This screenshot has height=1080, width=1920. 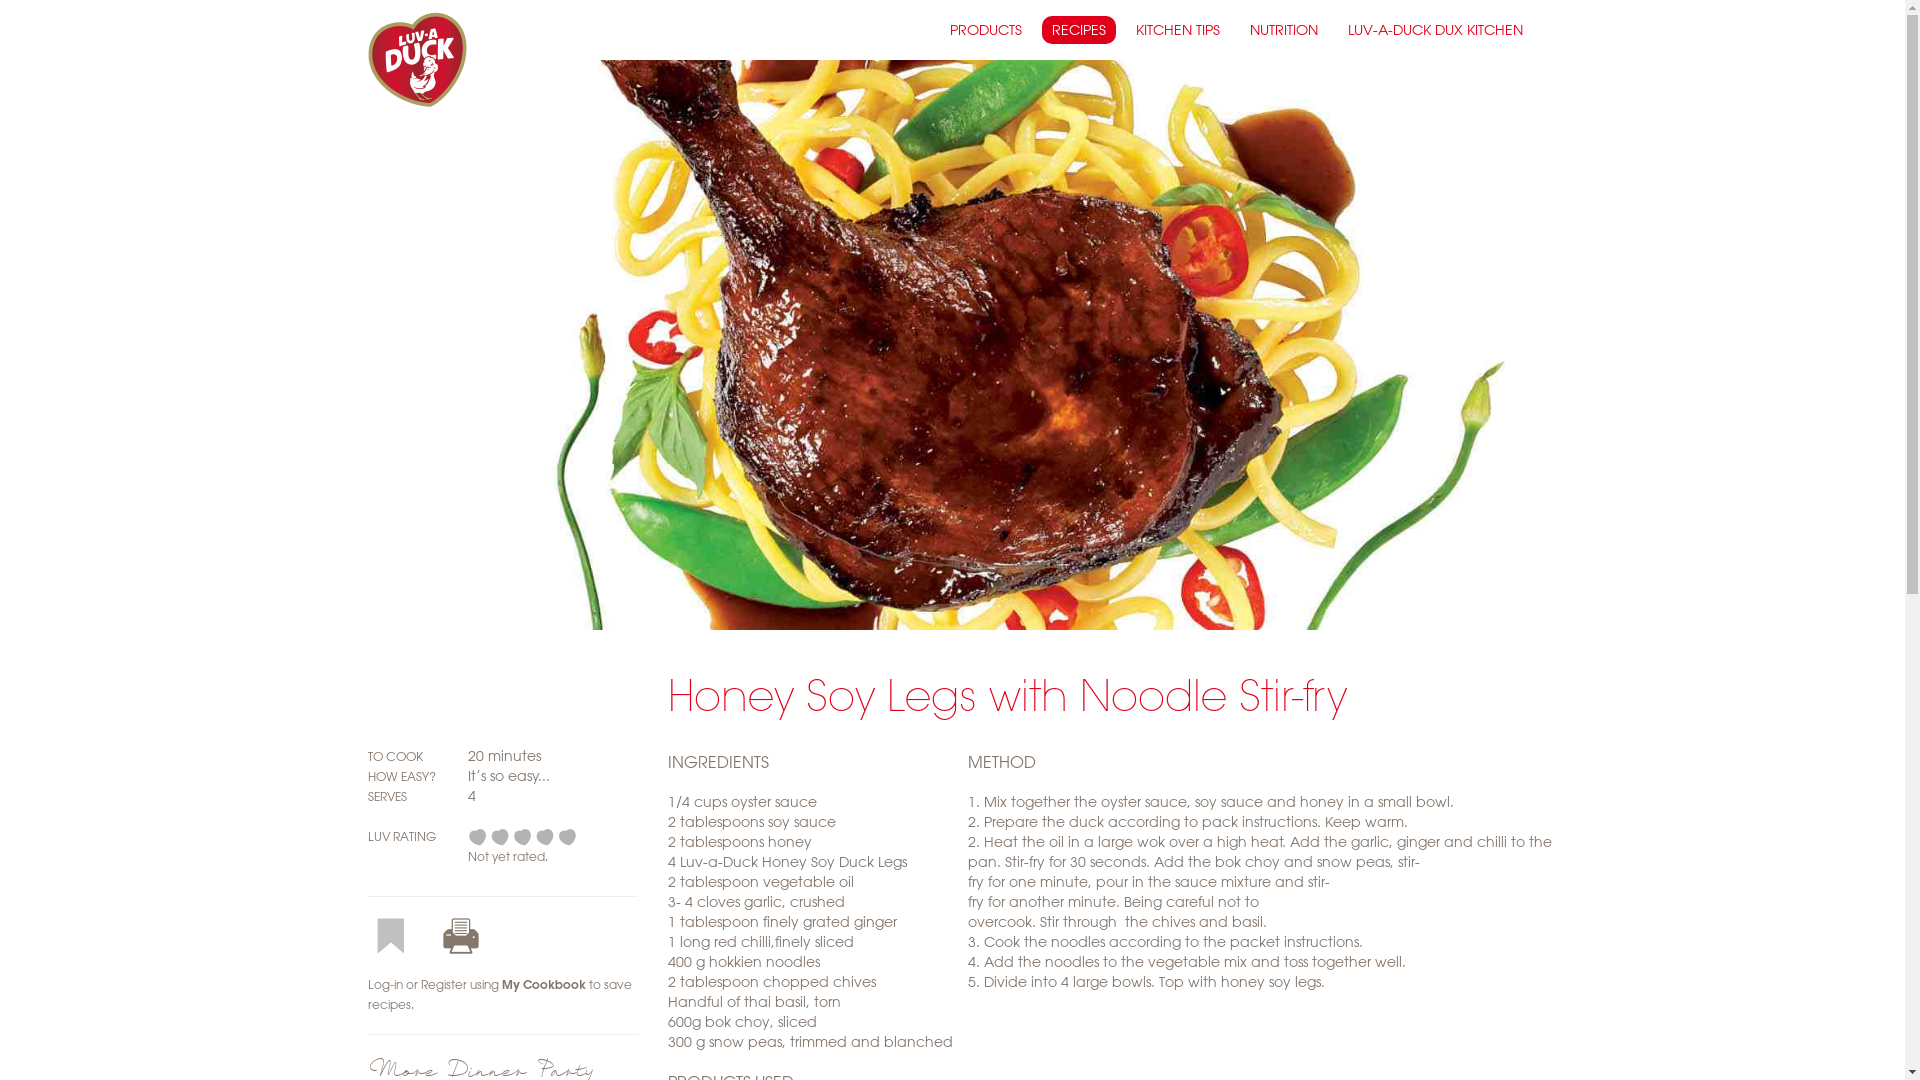 What do you see at coordinates (1078, 30) in the screenshot?
I see `'RECIPES'` at bounding box center [1078, 30].